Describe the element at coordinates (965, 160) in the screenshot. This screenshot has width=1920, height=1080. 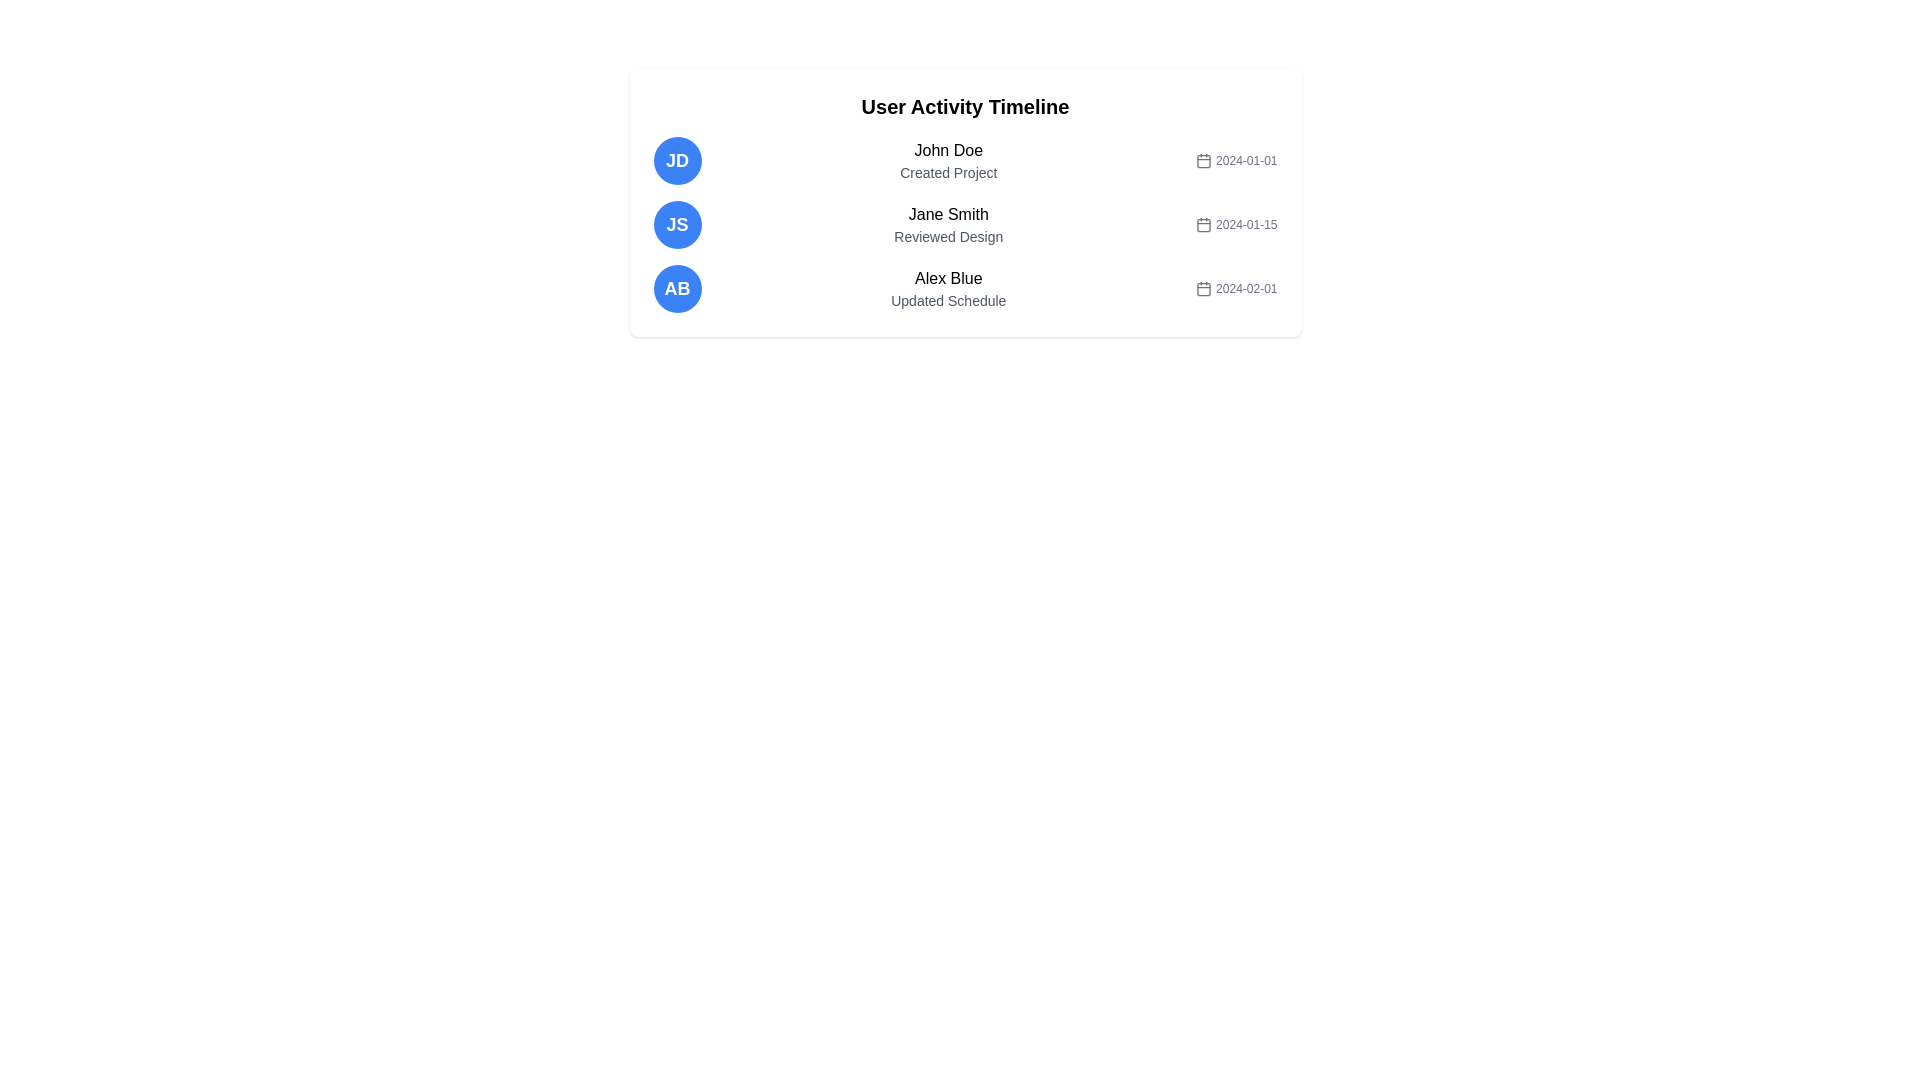
I see `displayed information from the first row of user activities, which shows the user's initials, name, performed action, and date of the activity` at that location.